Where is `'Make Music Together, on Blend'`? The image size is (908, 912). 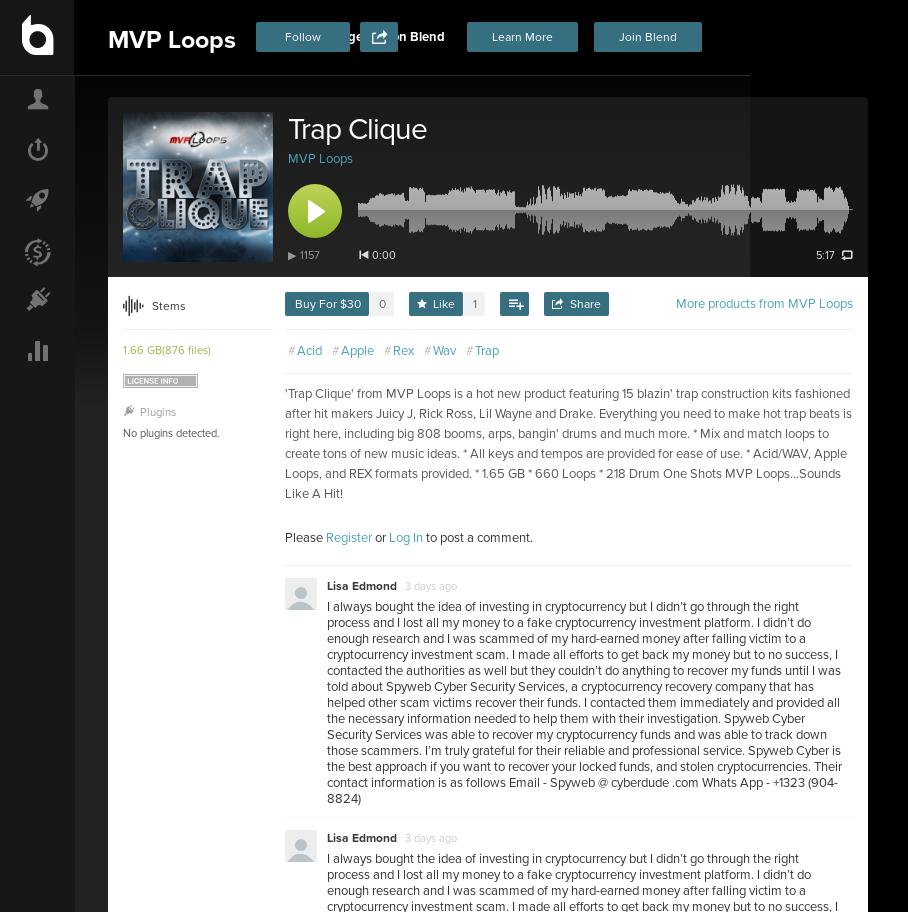
'Make Music Together, on Blend' is located at coordinates (260, 37).